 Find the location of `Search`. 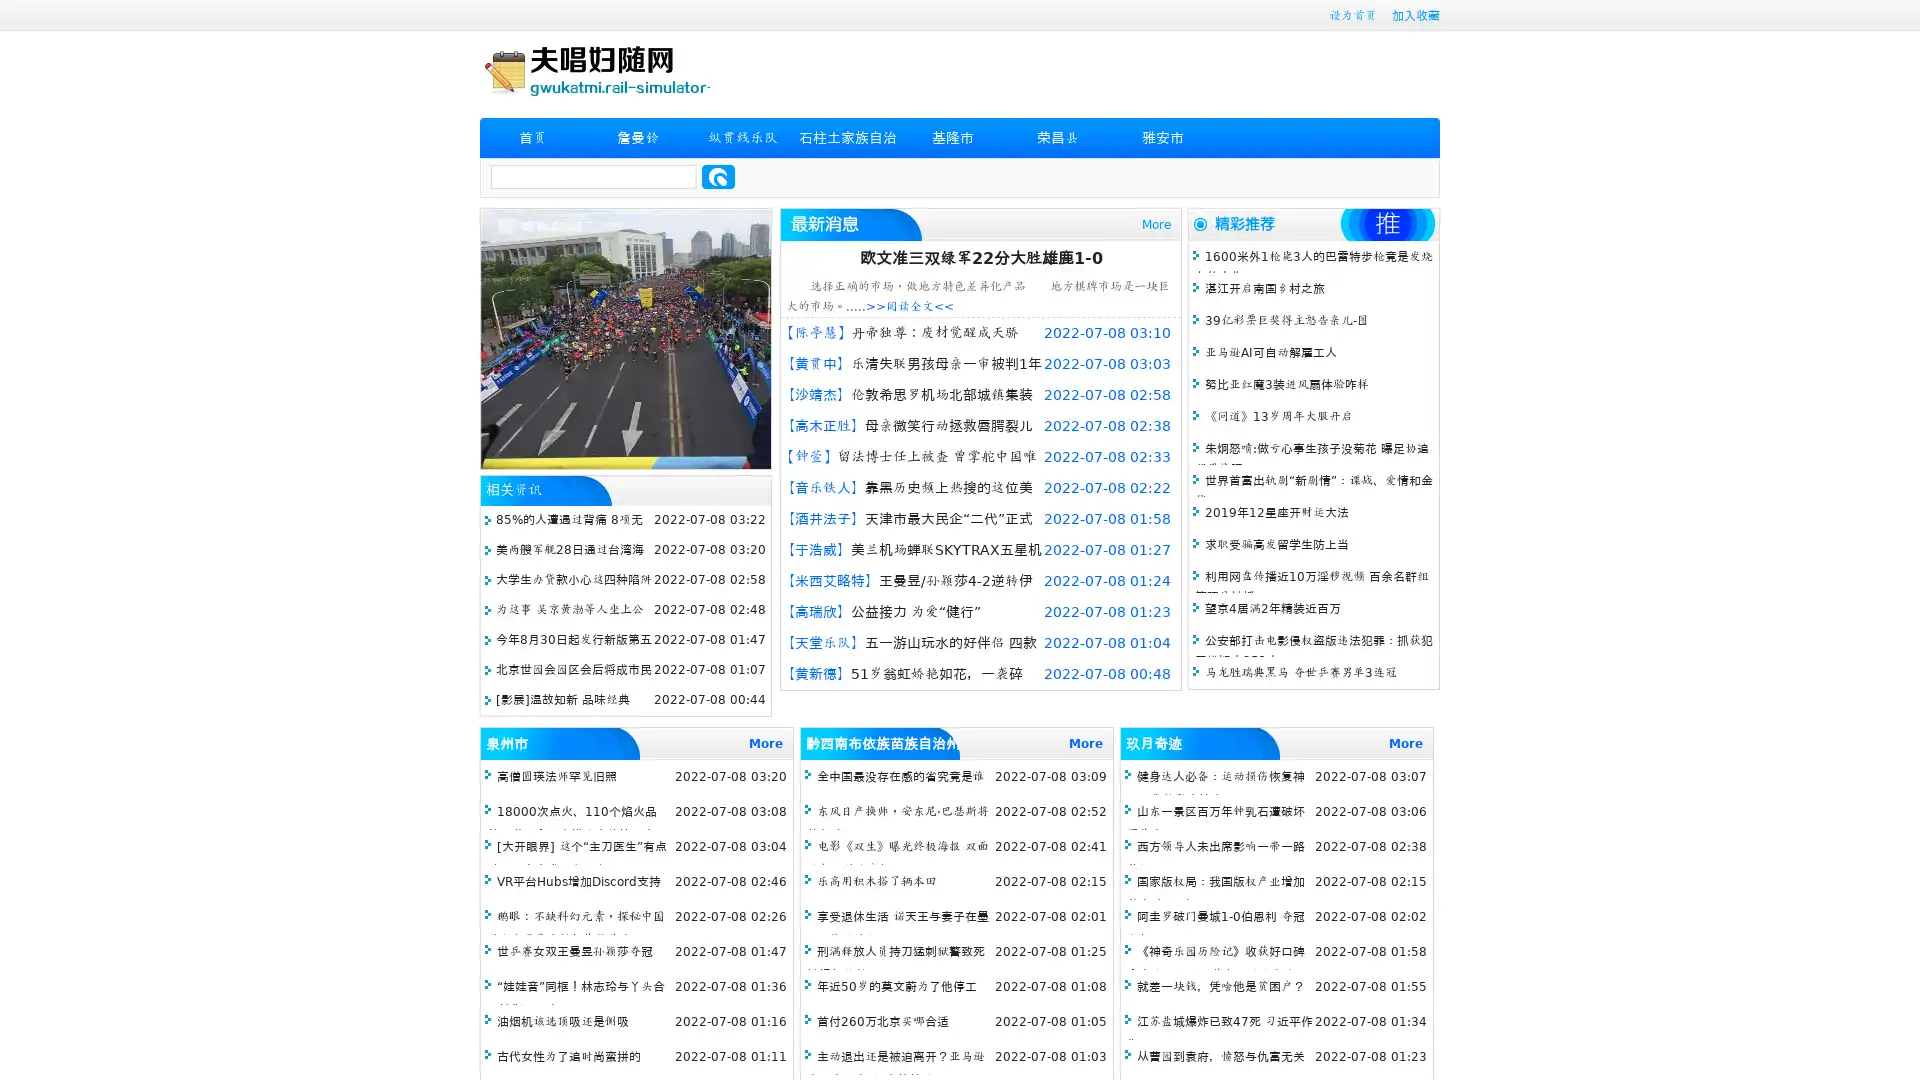

Search is located at coordinates (718, 176).